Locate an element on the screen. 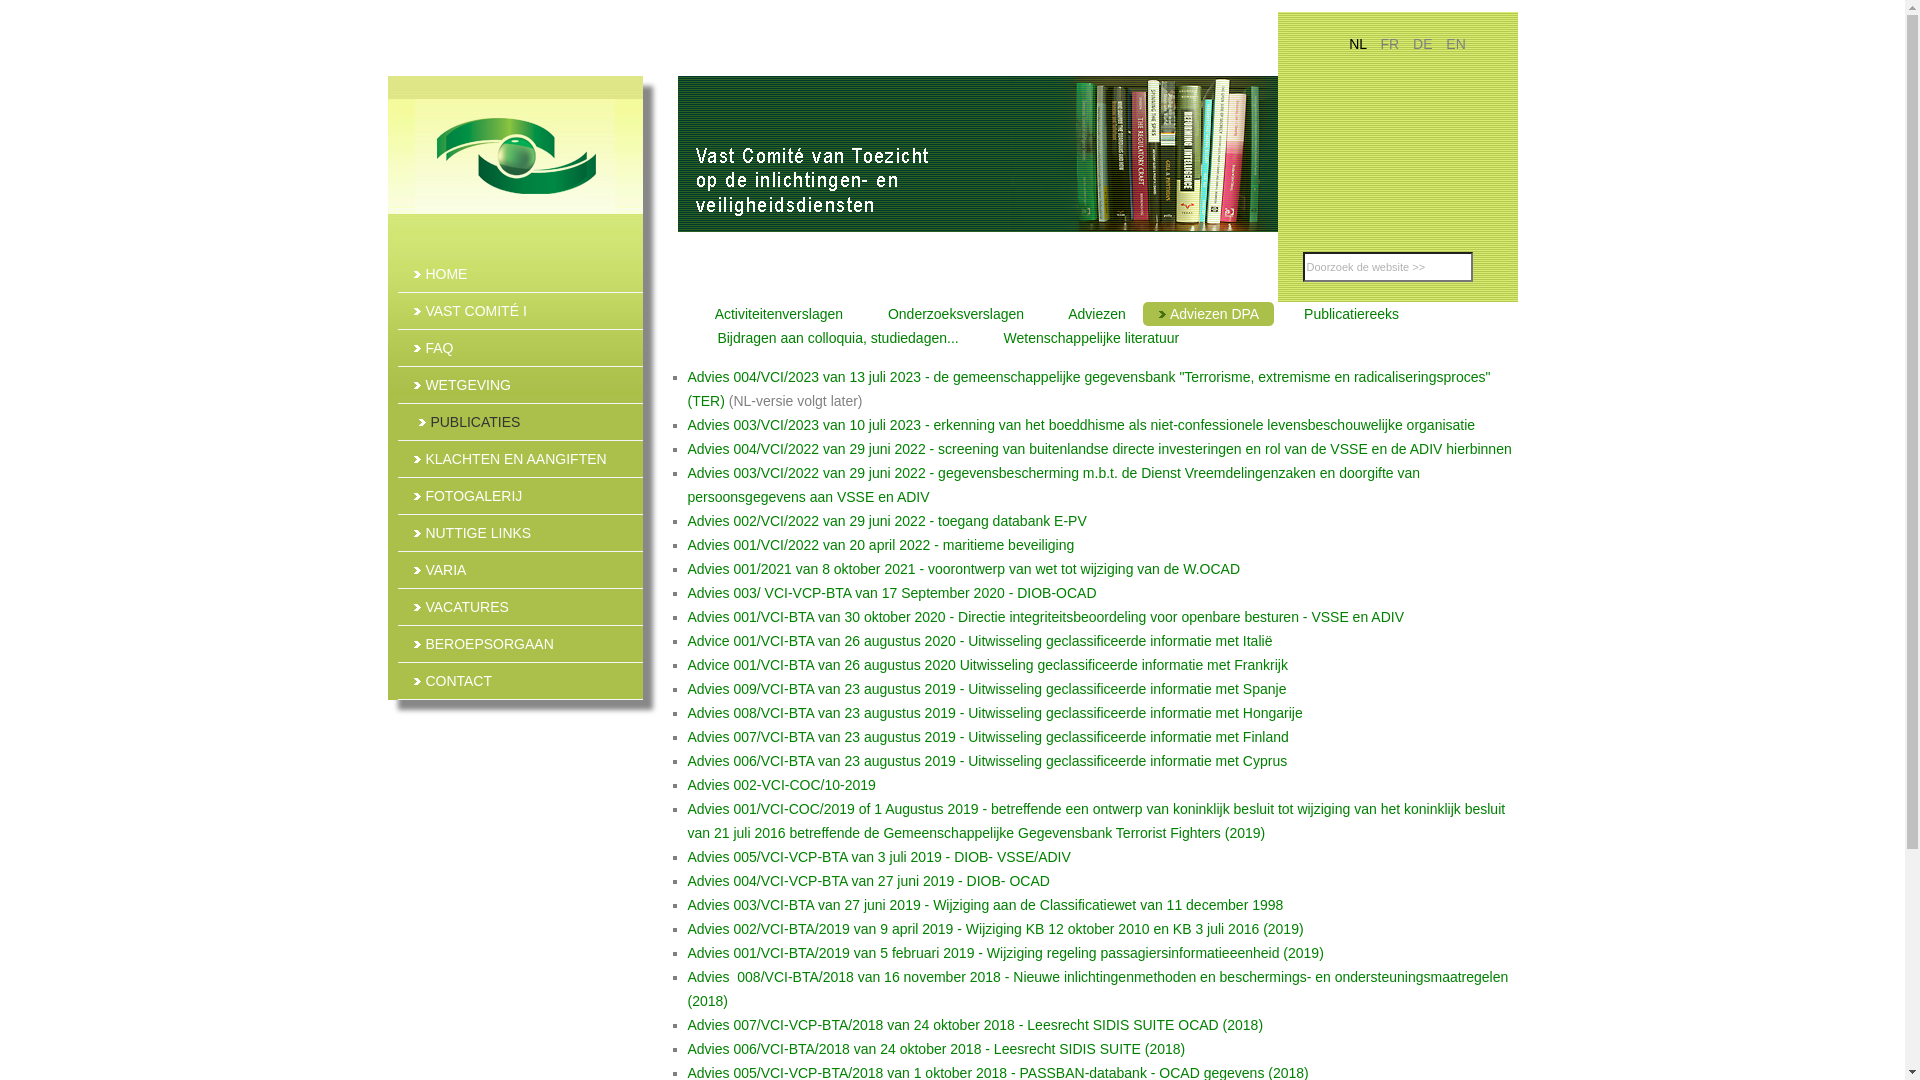 The height and width of the screenshot is (1080, 1920). 'Wetenschappelijke literatuur' is located at coordinates (975, 337).